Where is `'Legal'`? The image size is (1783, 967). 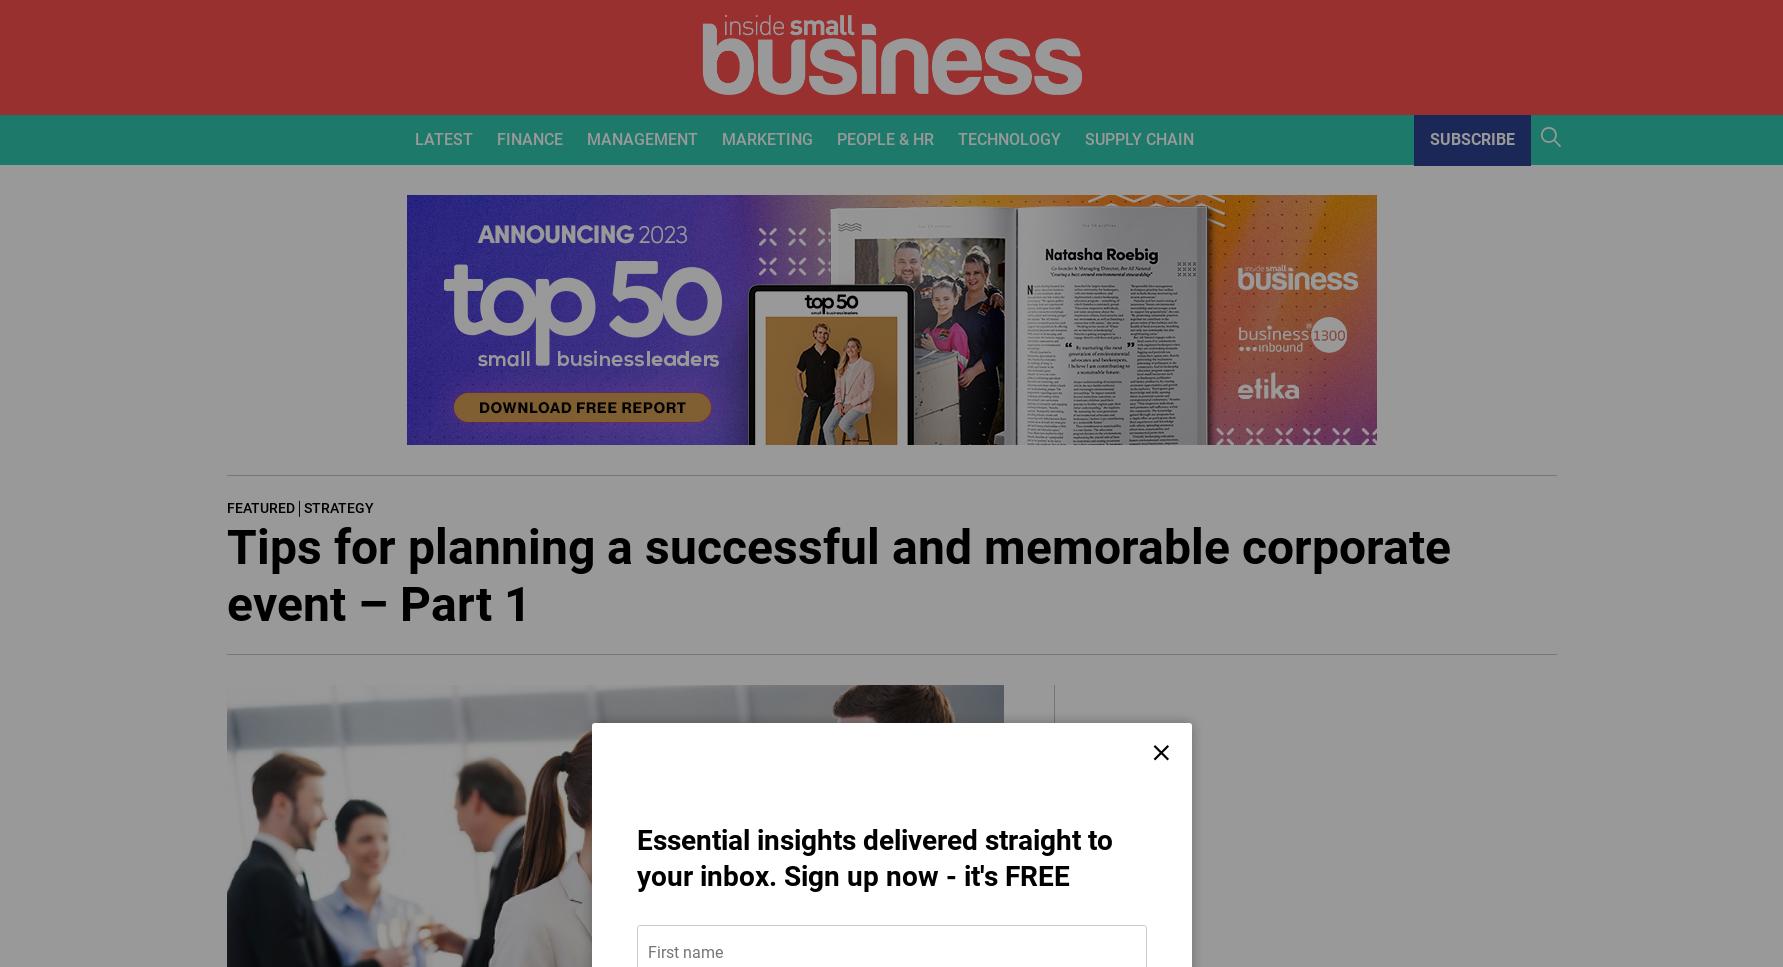 'Legal' is located at coordinates (609, 327).